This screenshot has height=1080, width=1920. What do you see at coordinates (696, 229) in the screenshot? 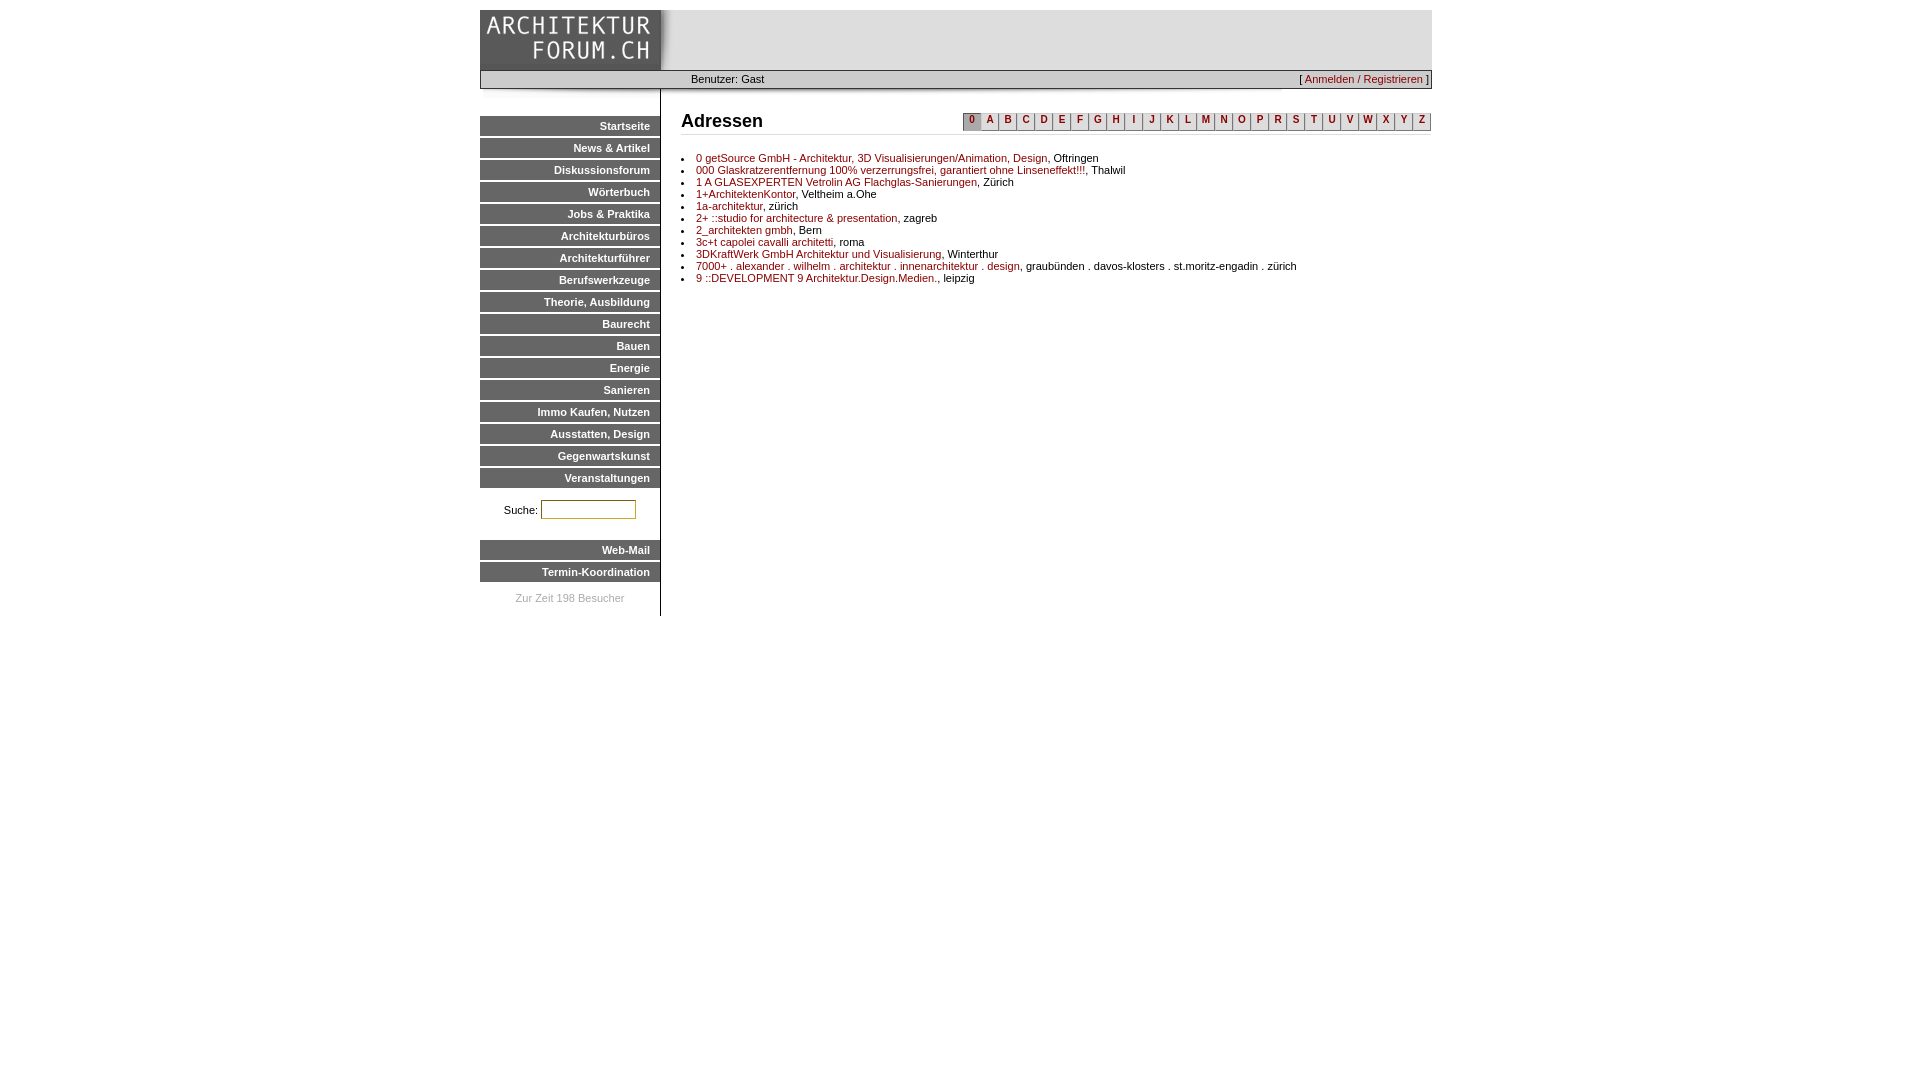
I see `'2_architekten gmbh'` at bounding box center [696, 229].